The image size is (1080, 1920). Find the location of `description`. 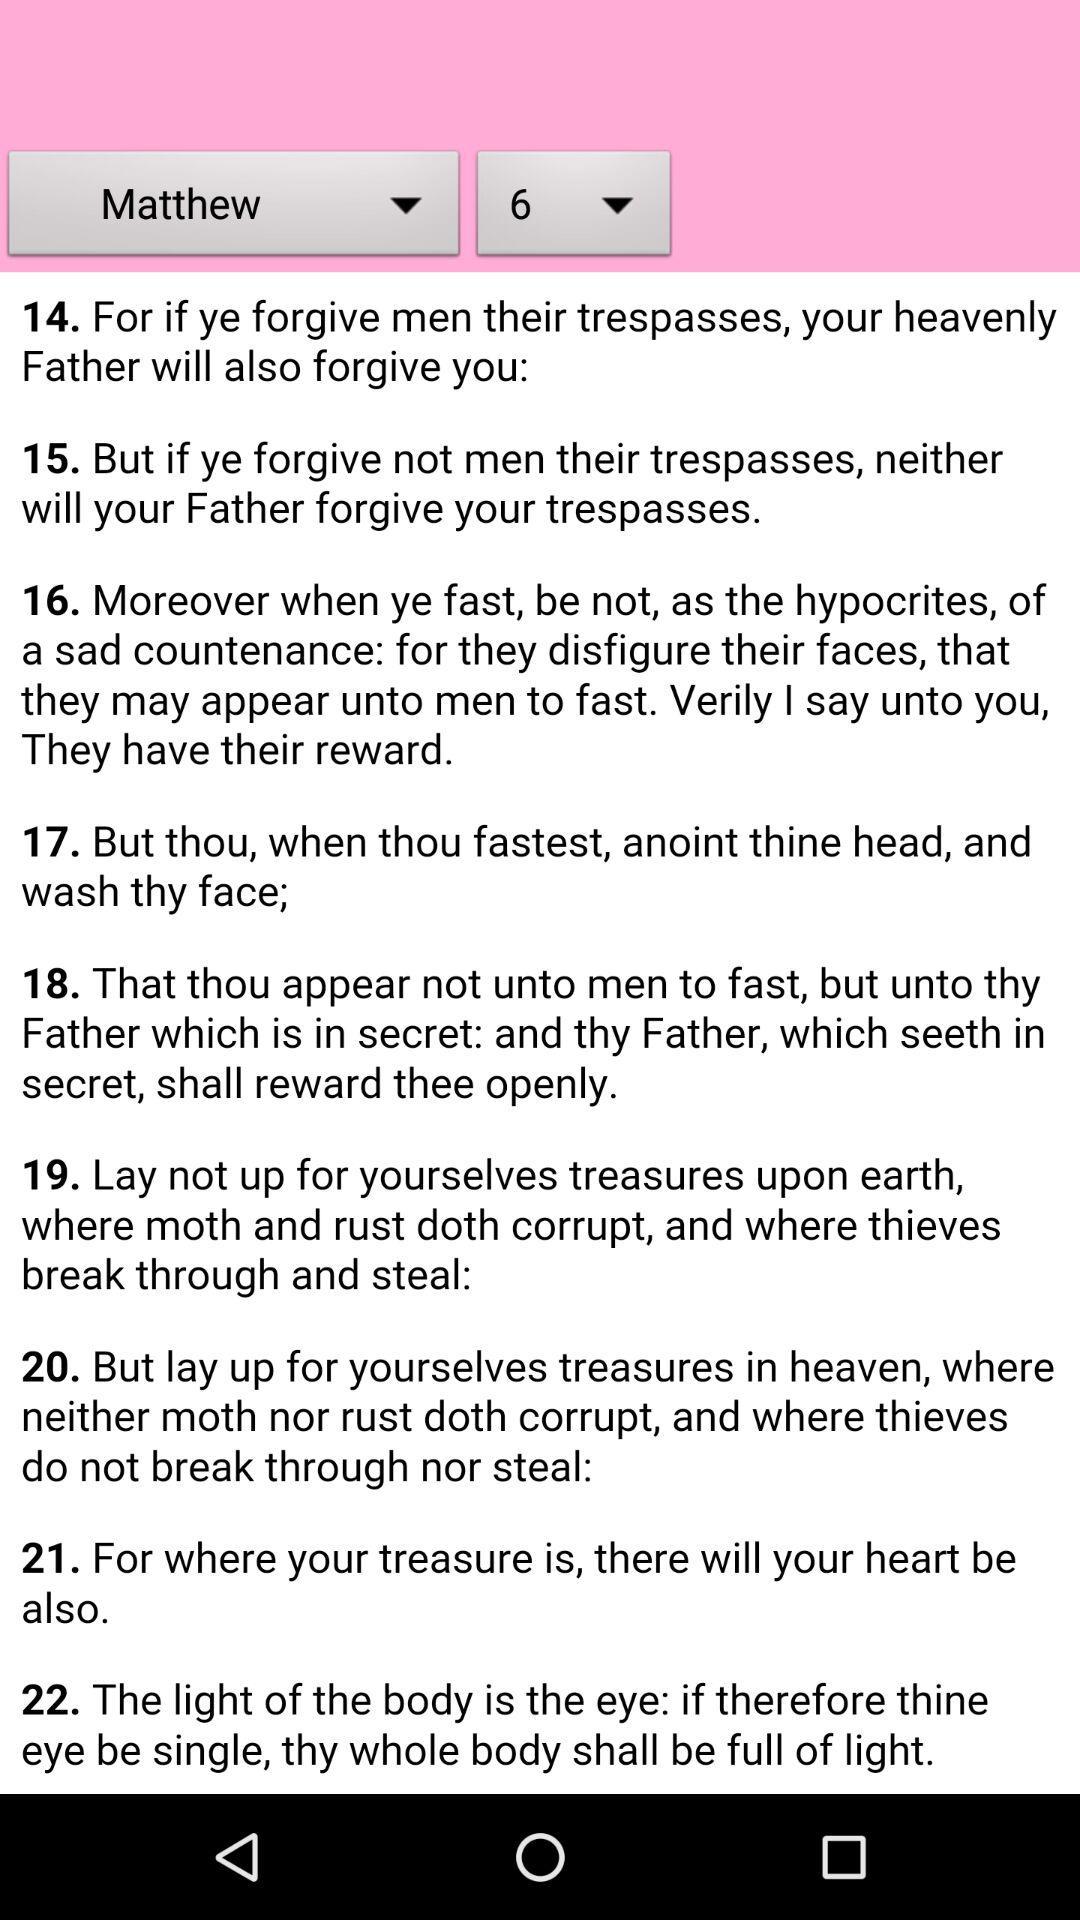

description is located at coordinates (540, 1033).